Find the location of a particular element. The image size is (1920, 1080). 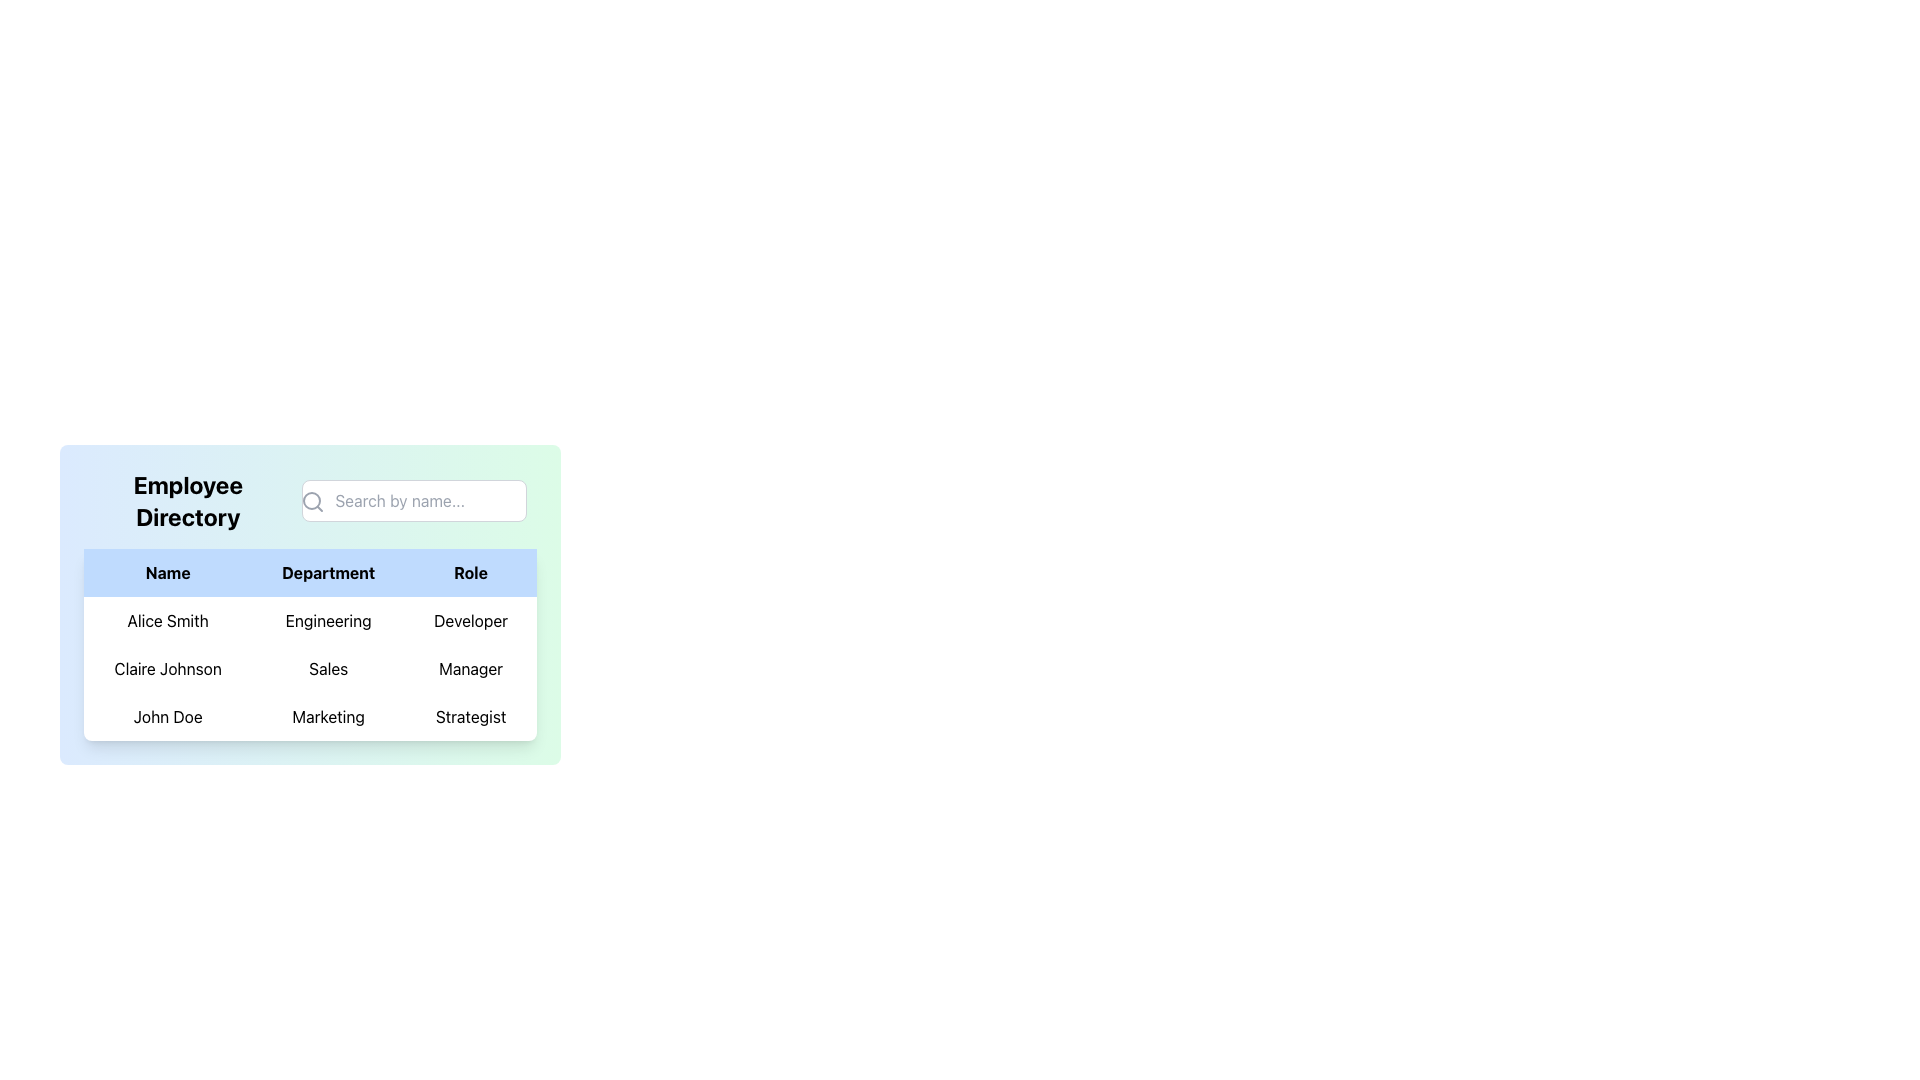

the table cell containing the text 'Developer', which is centrally aligned in black against a white background, located in the 'Role' column of the first row is located at coordinates (469, 620).